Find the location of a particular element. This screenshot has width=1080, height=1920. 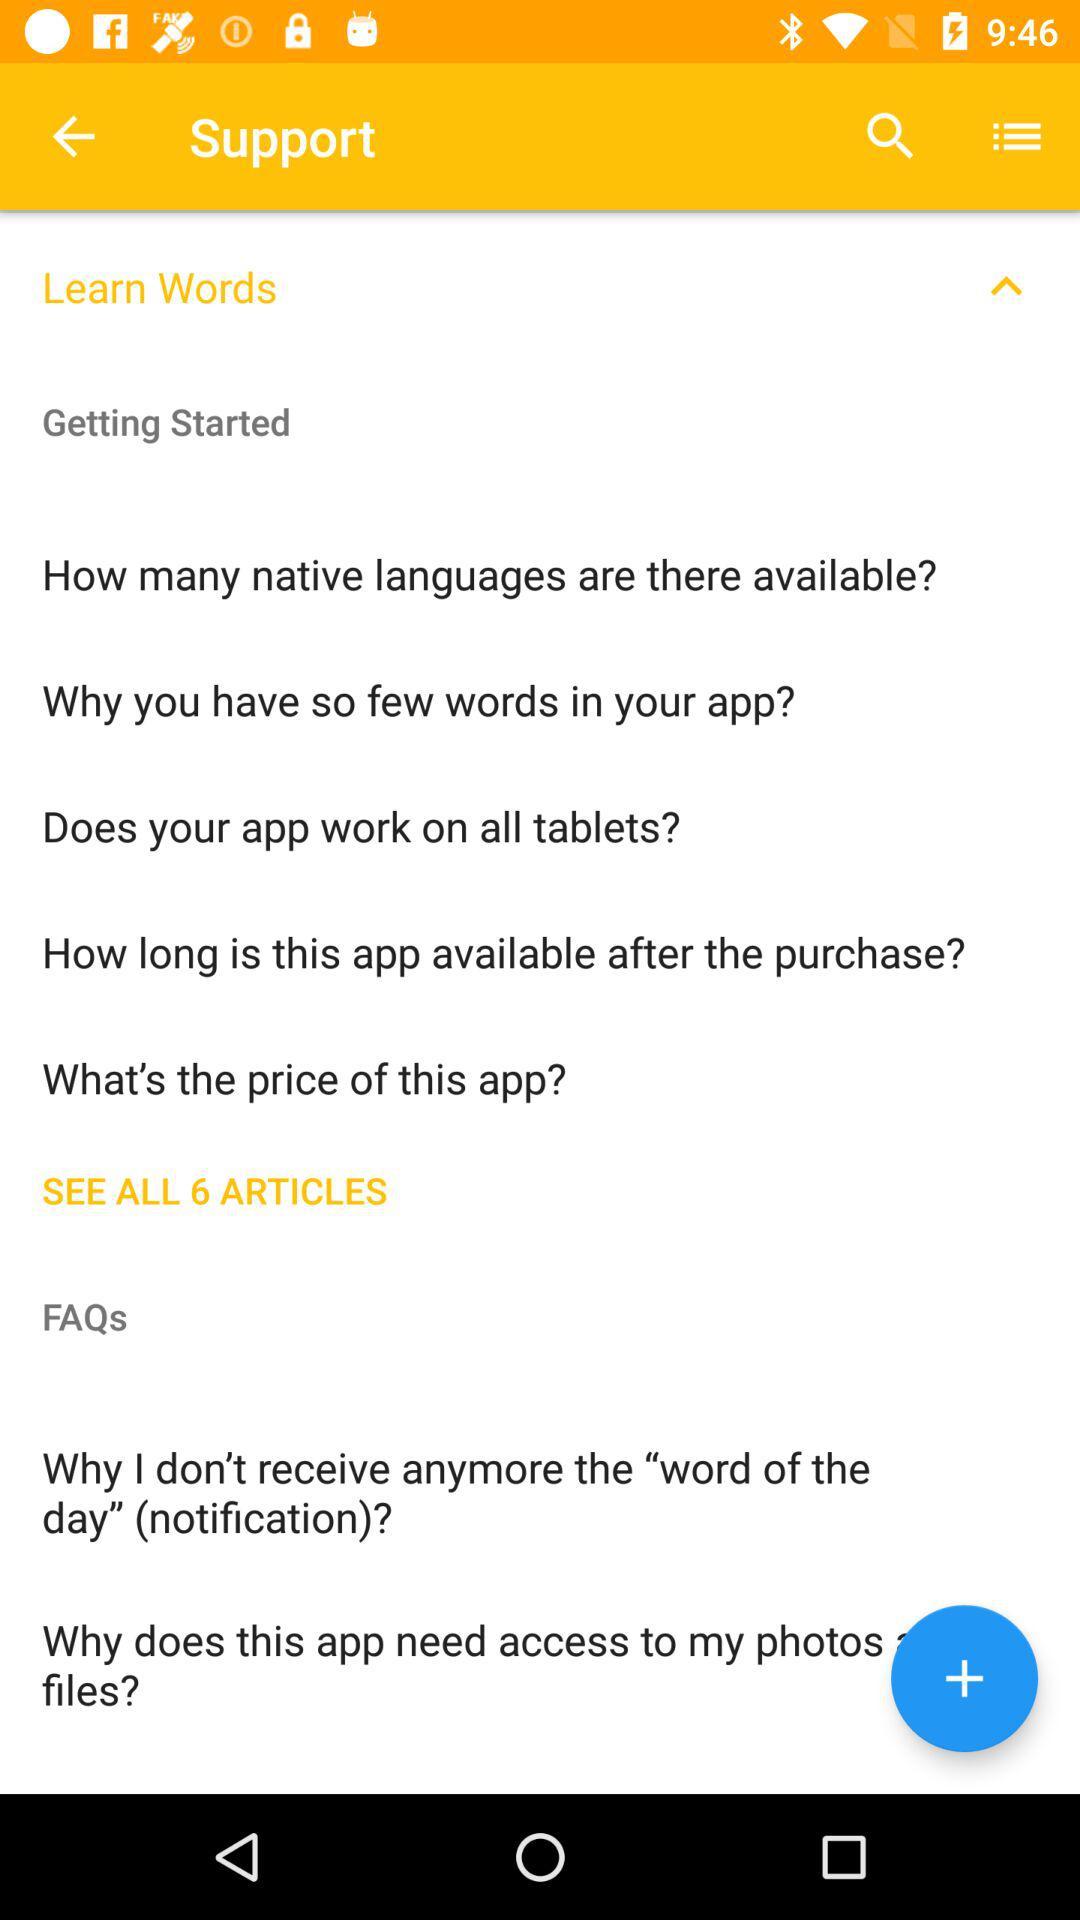

the icon below the how long is icon is located at coordinates (540, 1075).